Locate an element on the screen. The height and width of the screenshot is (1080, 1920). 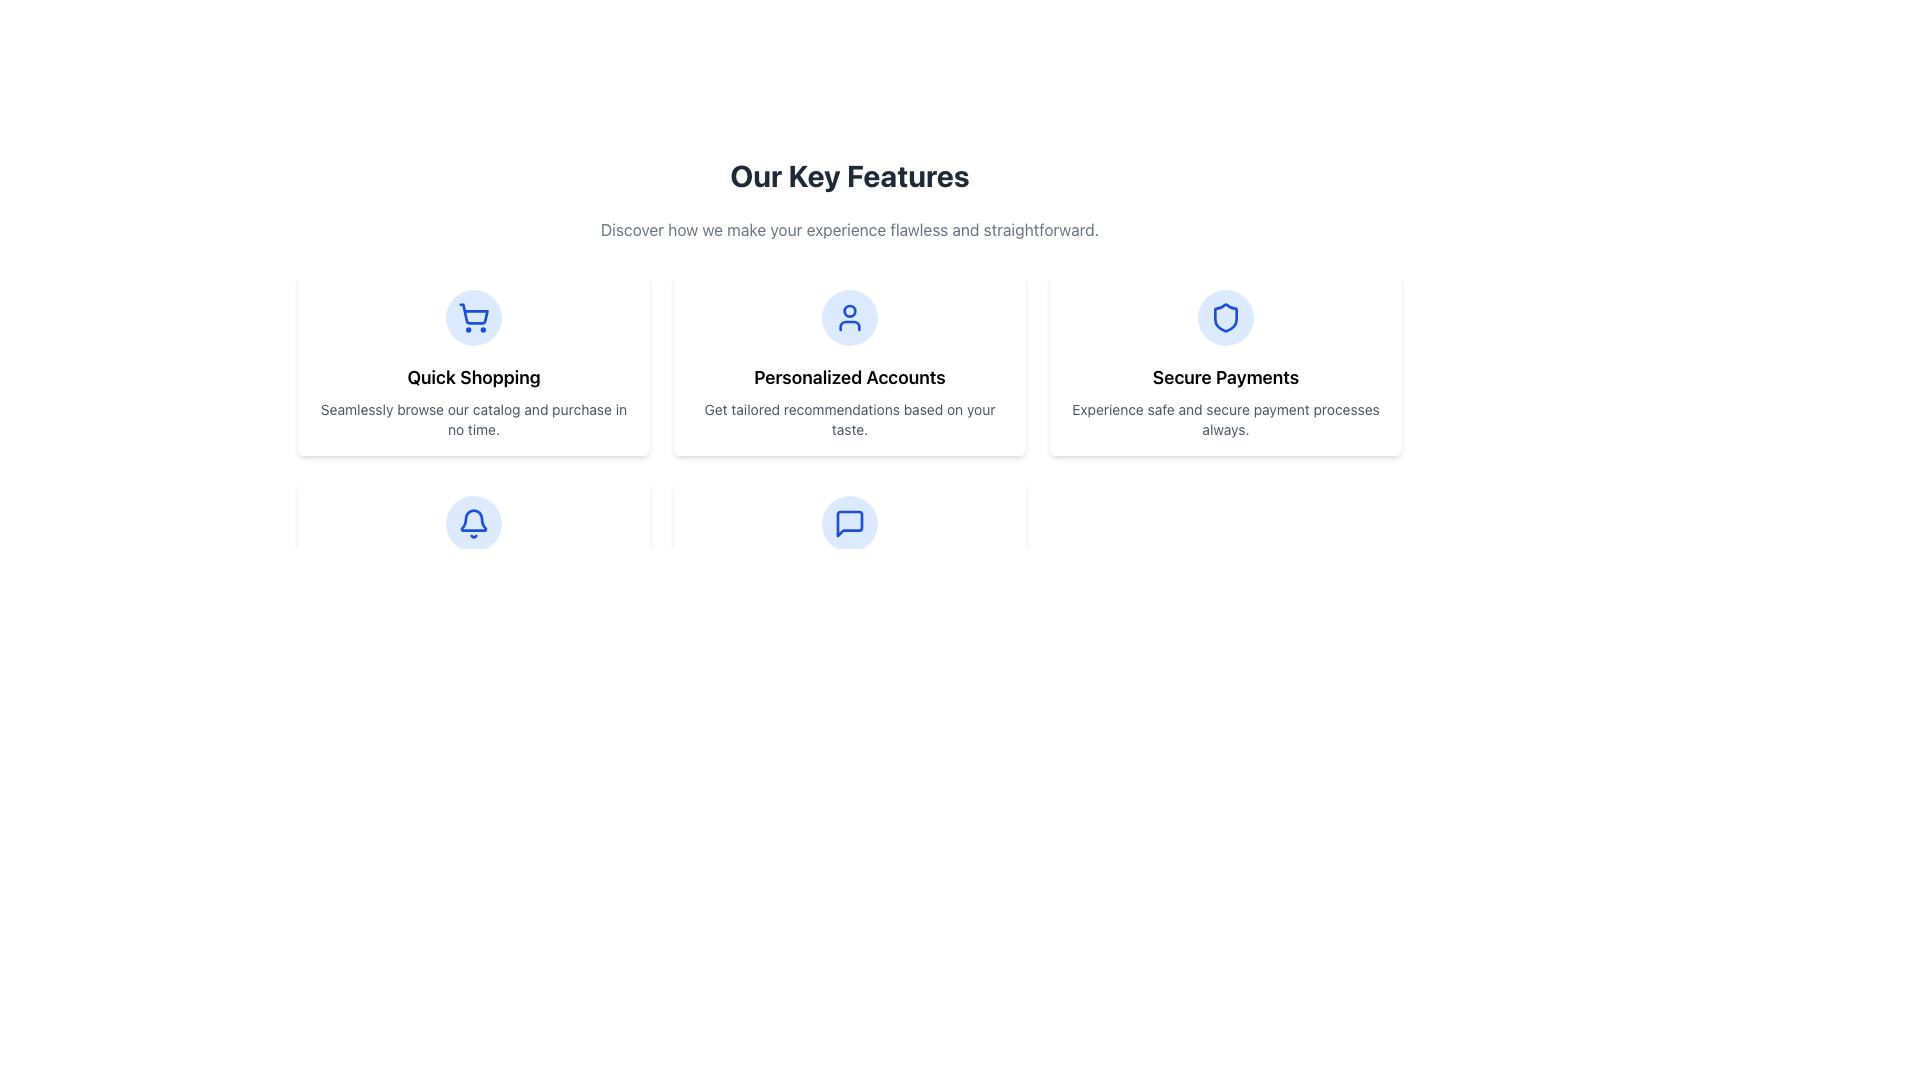
the informational card that highlights the feature of receiving instant notifications concerning the latest offers and updates, which is the fourth card in a horizontal grid layout, located below the 'Quick Shopping' card is located at coordinates (473, 560).